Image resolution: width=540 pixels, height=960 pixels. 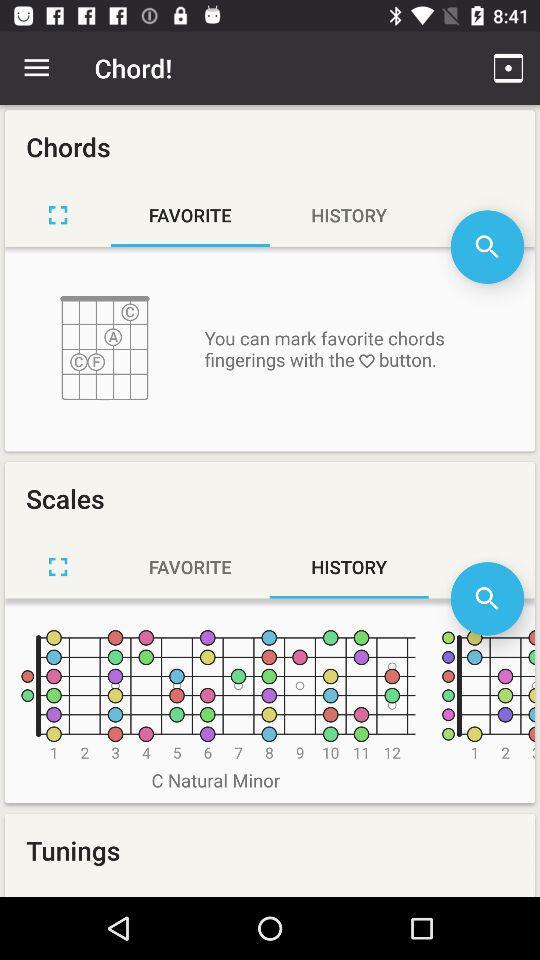 I want to click on search scales history, so click(x=486, y=598).